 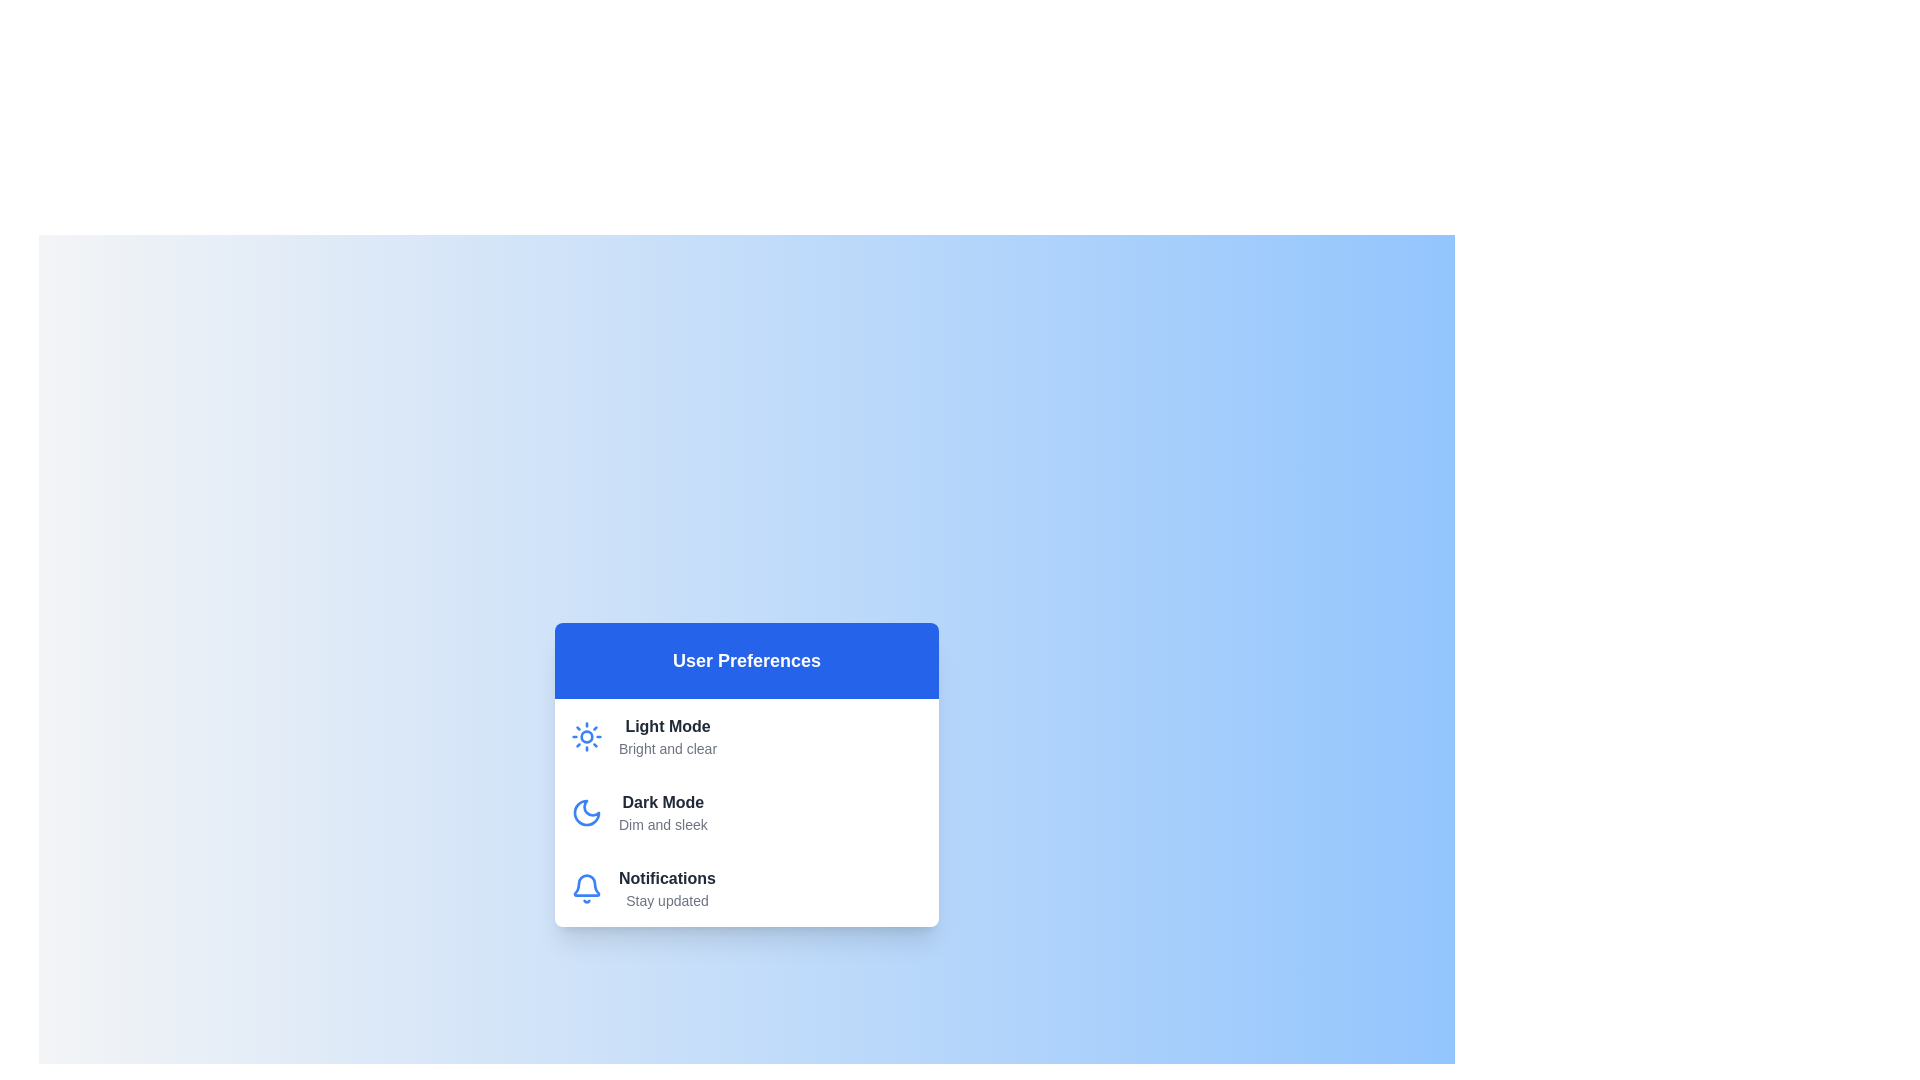 What do you see at coordinates (585, 887) in the screenshot?
I see `the icon for the theme Notifications to view it visually` at bounding box center [585, 887].